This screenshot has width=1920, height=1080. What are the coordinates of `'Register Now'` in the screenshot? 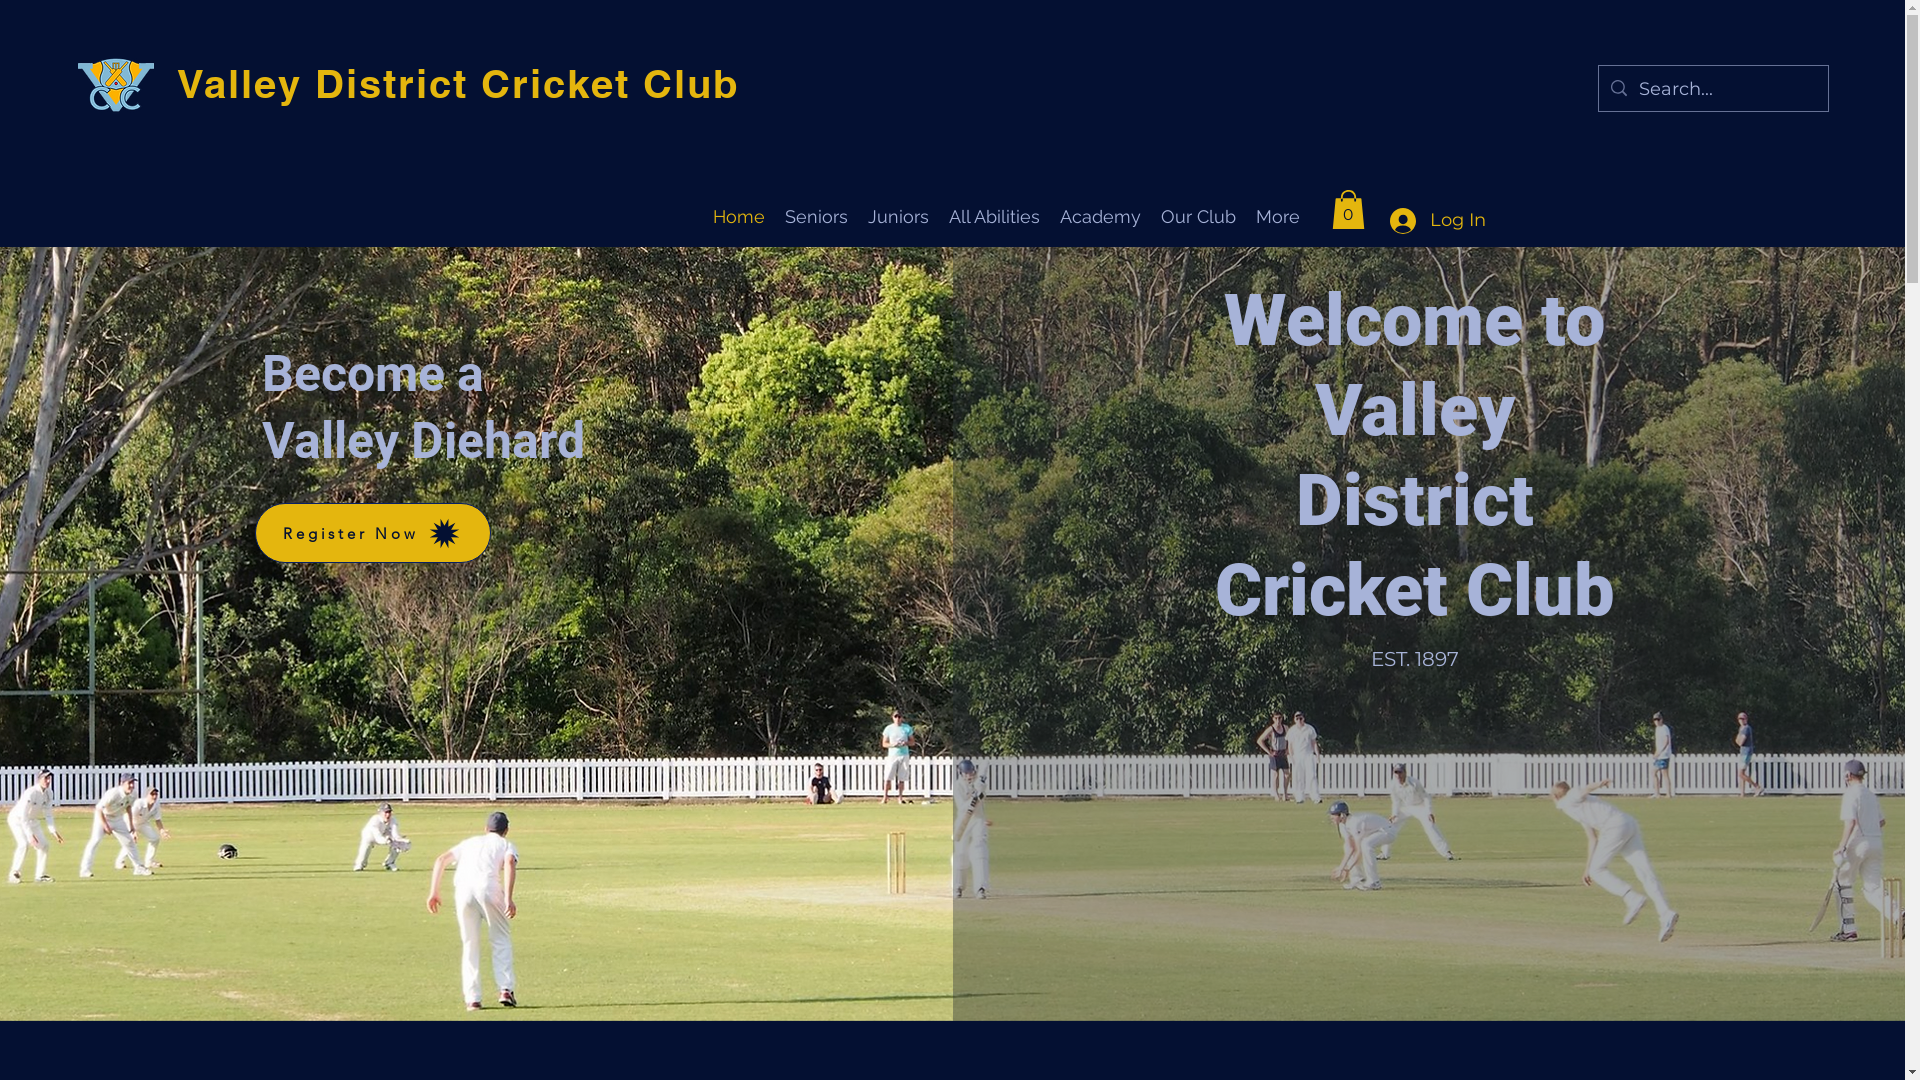 It's located at (253, 531).